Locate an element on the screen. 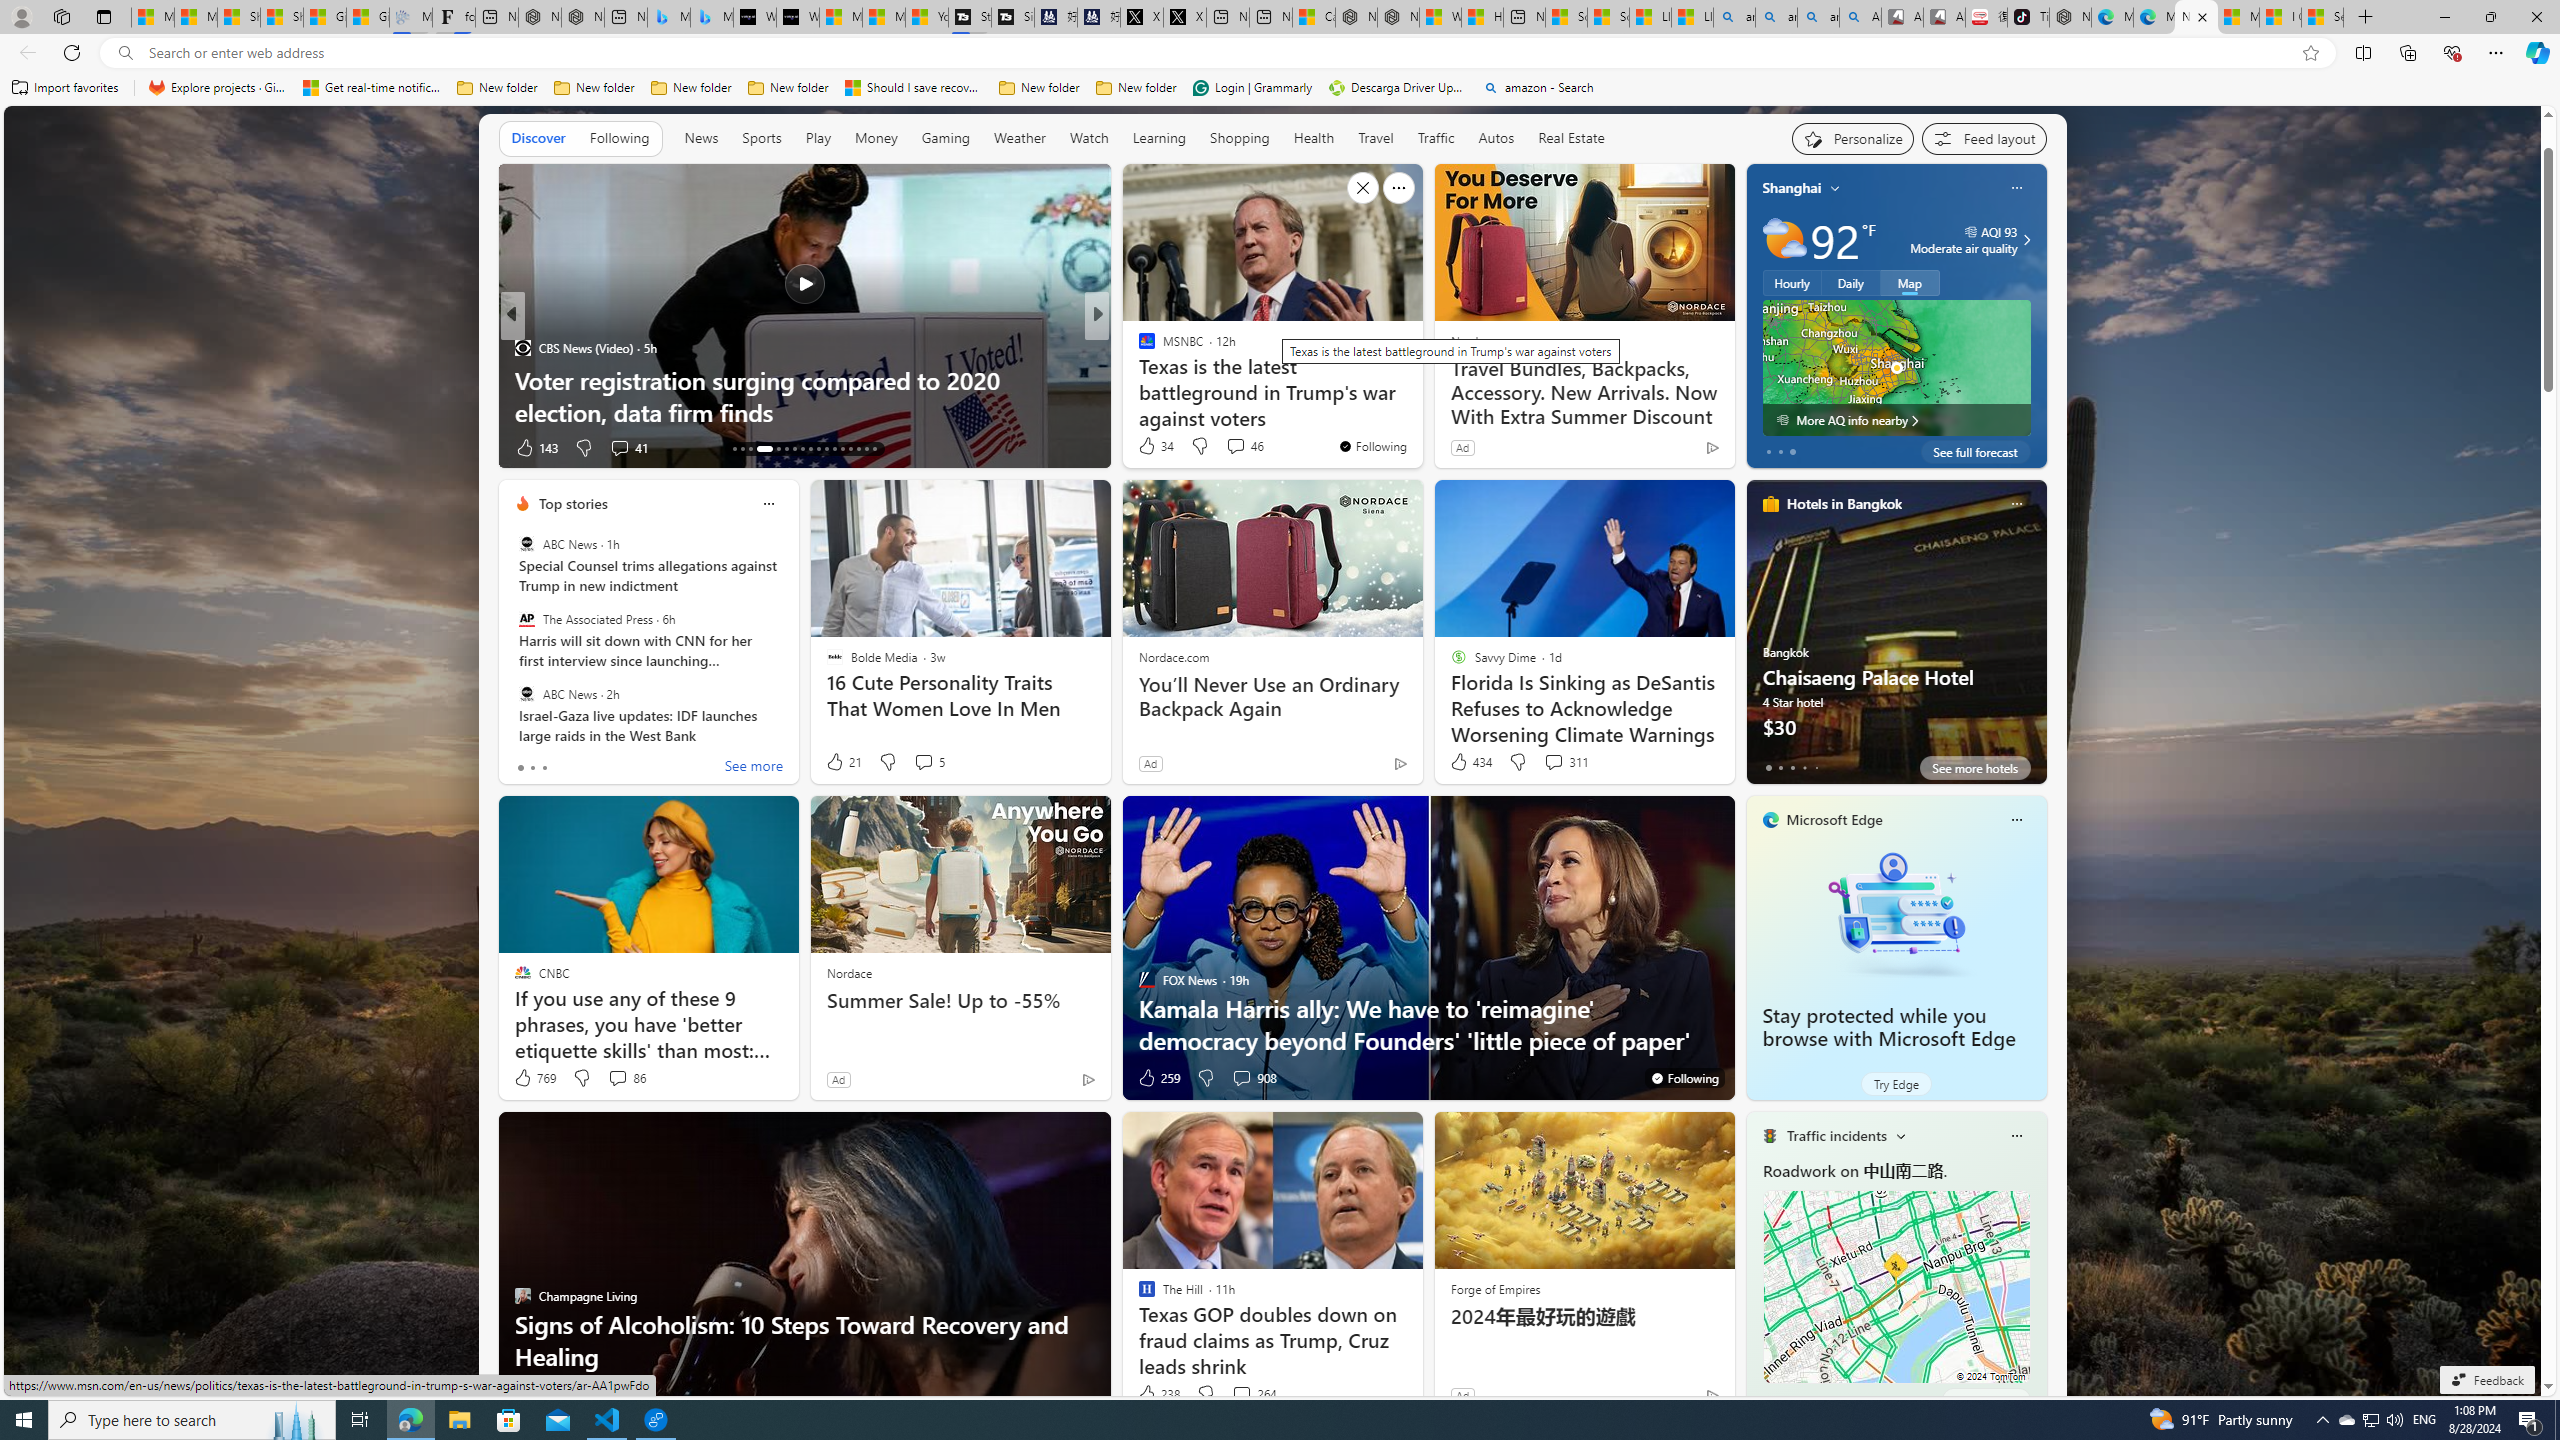 This screenshot has width=2560, height=1440. 'AutomationID: tab-41' is located at coordinates (865, 448).